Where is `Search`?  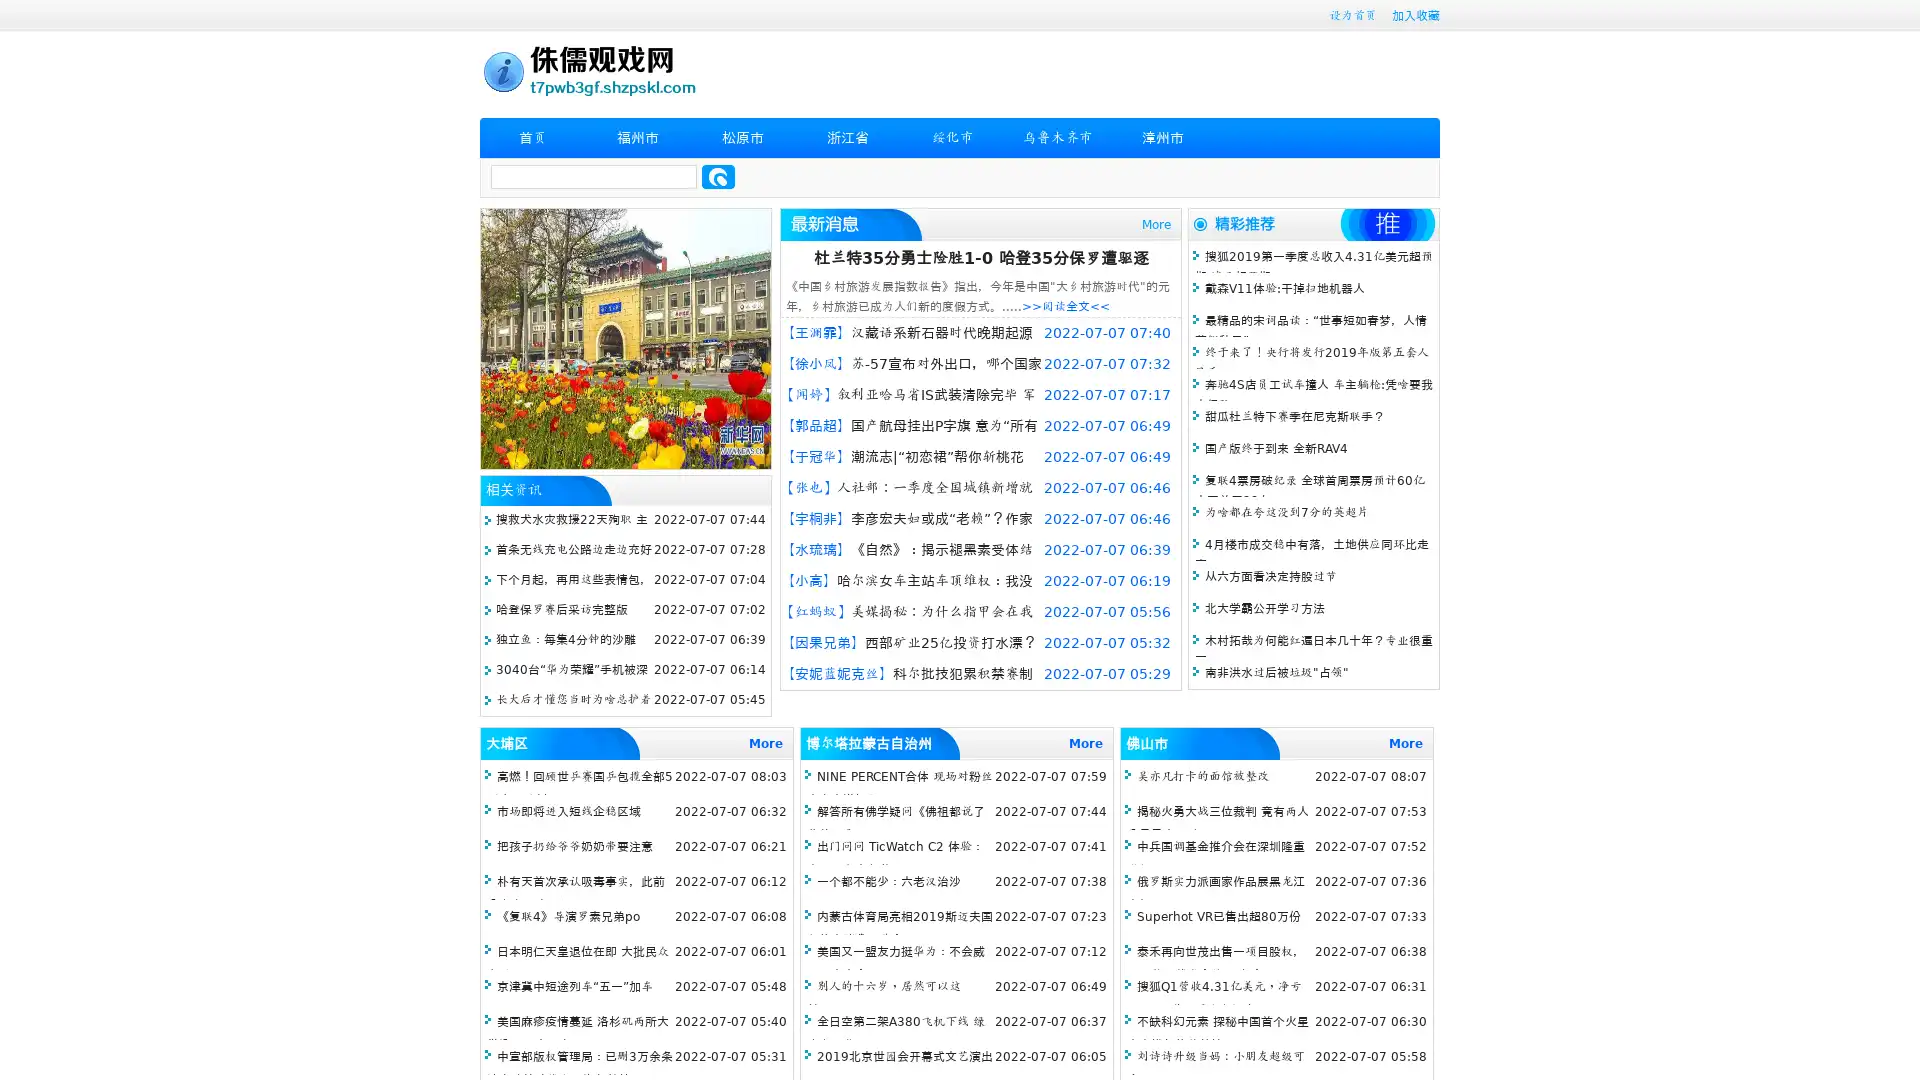
Search is located at coordinates (718, 176).